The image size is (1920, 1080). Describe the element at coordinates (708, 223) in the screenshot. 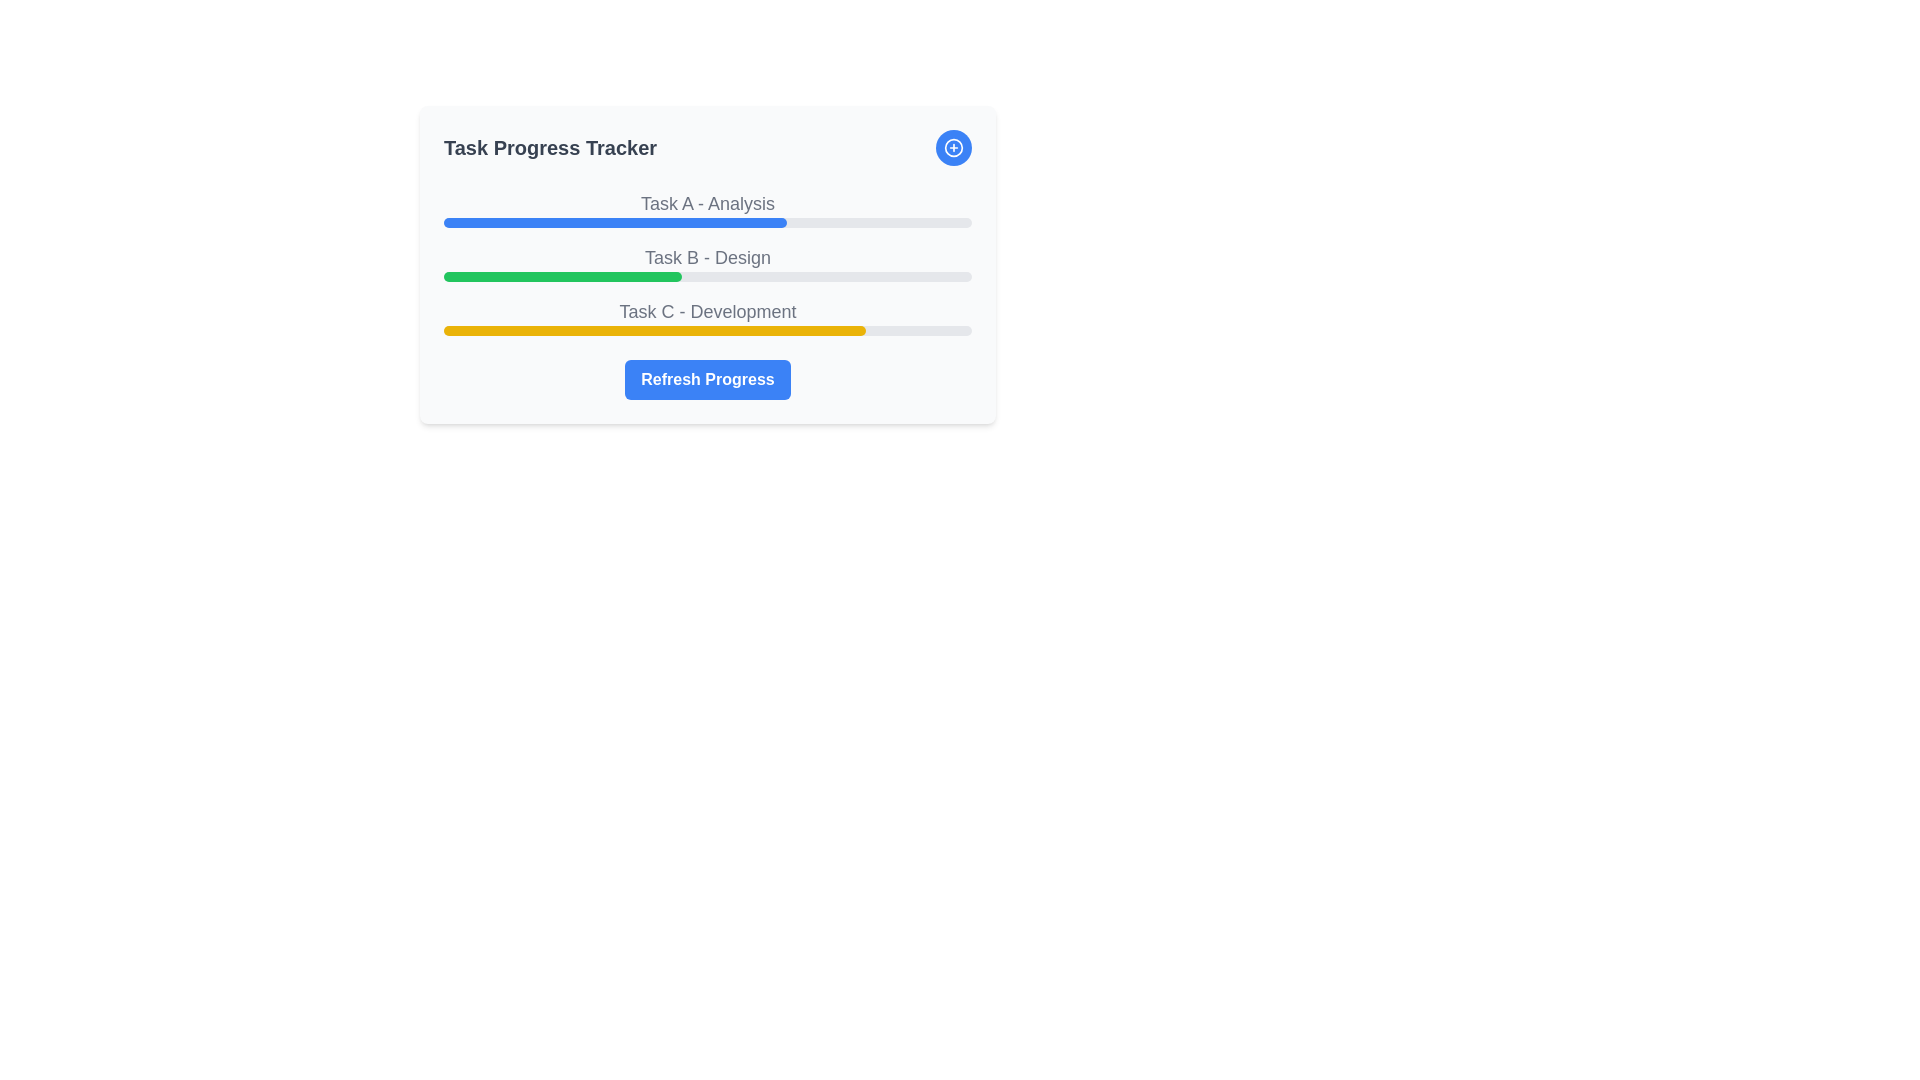

I see `the progress bar indicating the completion status for 'Task A - Analysis.'` at that location.